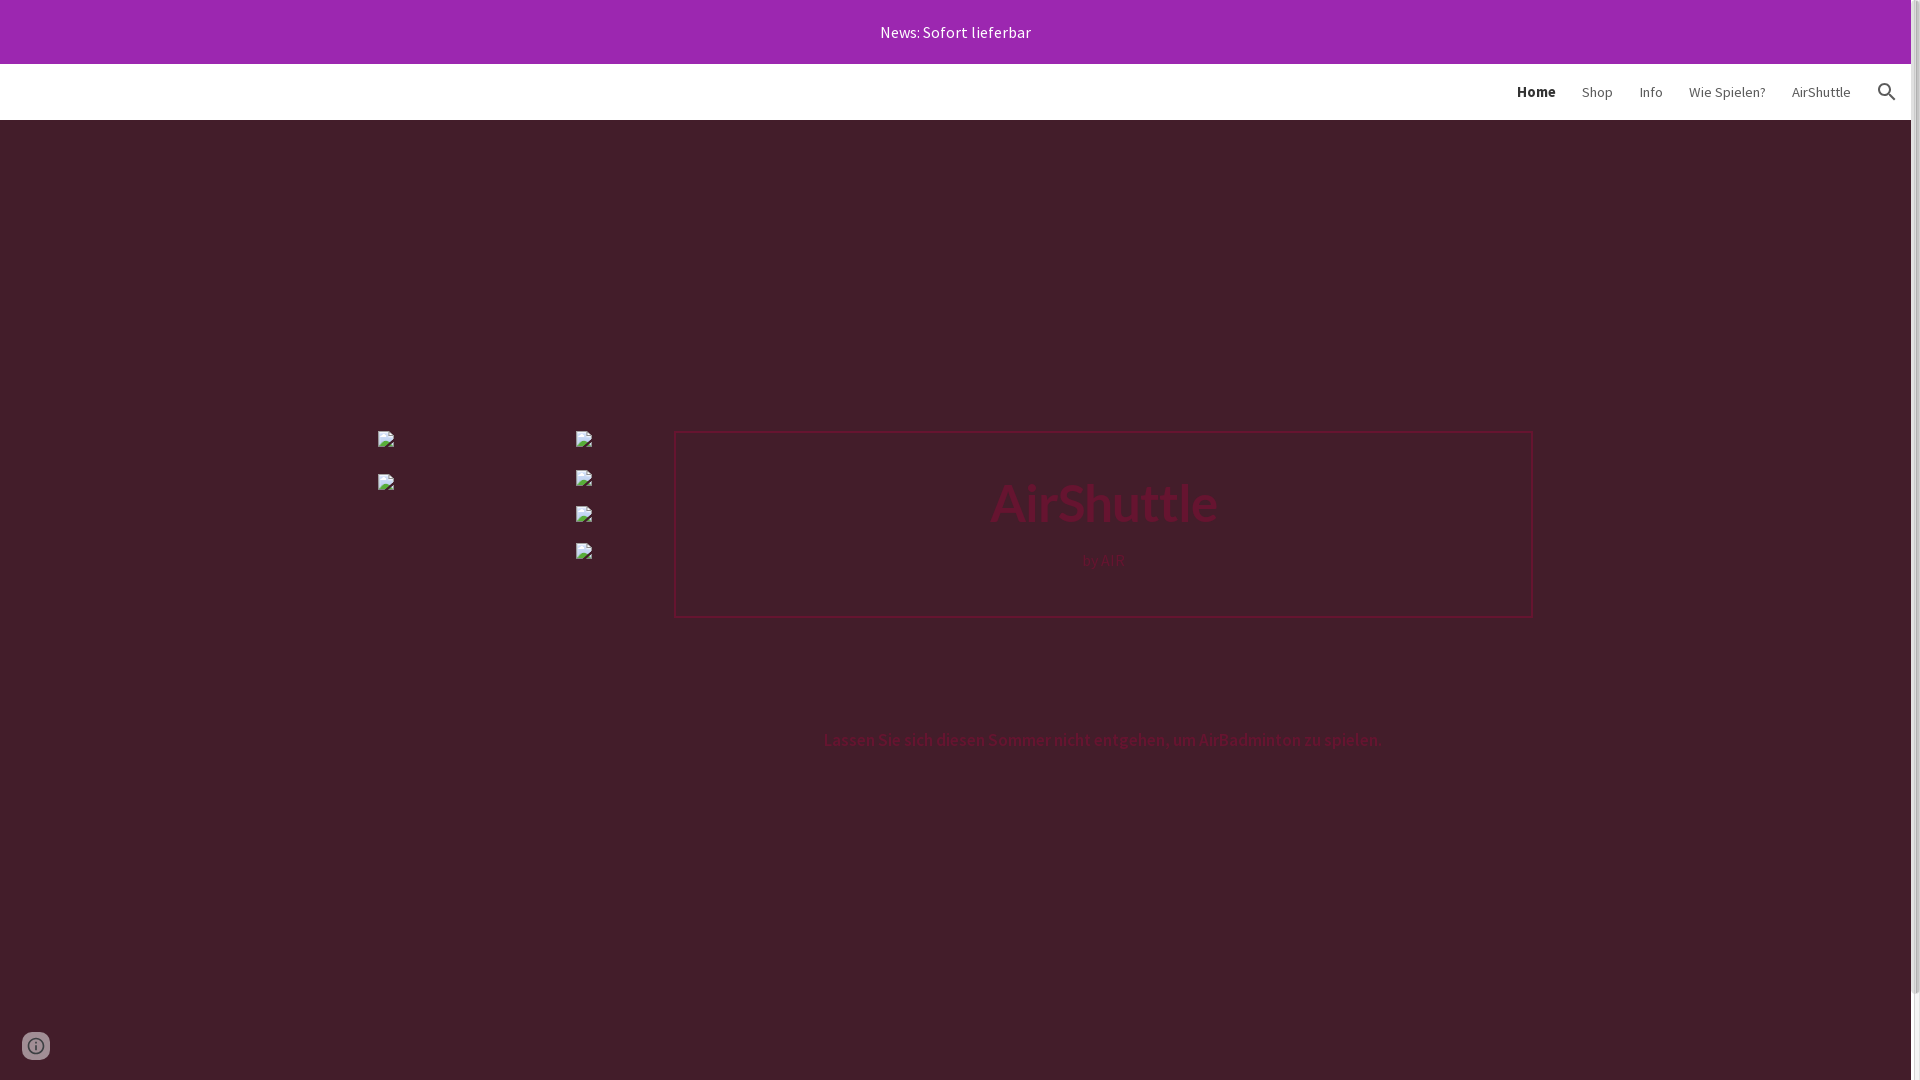 The height and width of the screenshot is (1080, 1920). I want to click on 'Info', so click(1651, 92).